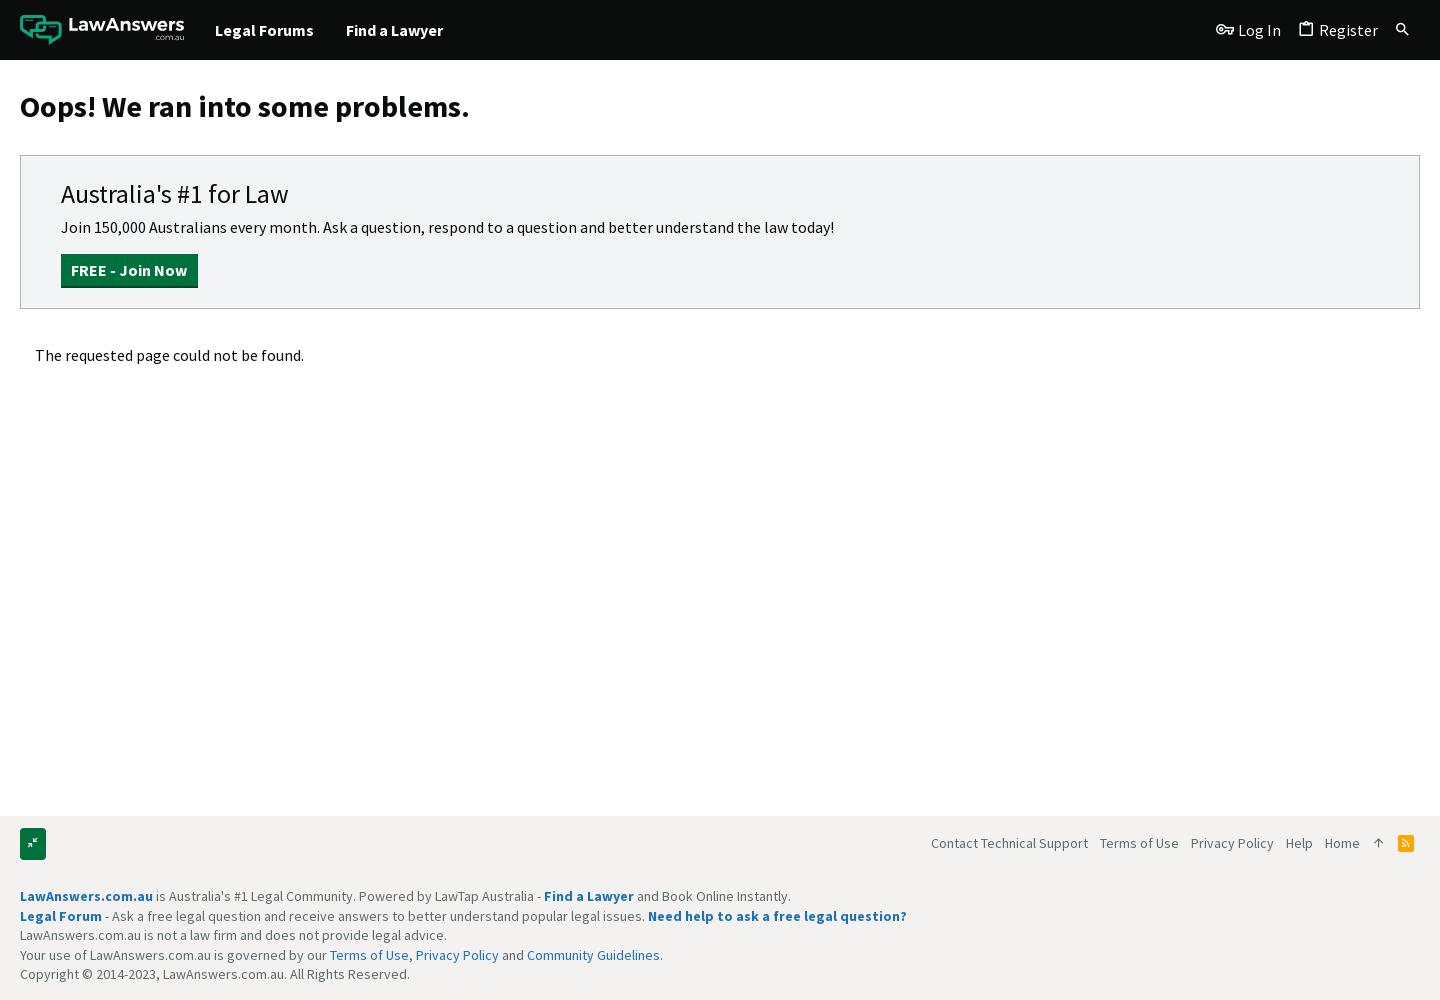 The width and height of the screenshot is (1440, 1000). What do you see at coordinates (407, 953) in the screenshot?
I see `','` at bounding box center [407, 953].